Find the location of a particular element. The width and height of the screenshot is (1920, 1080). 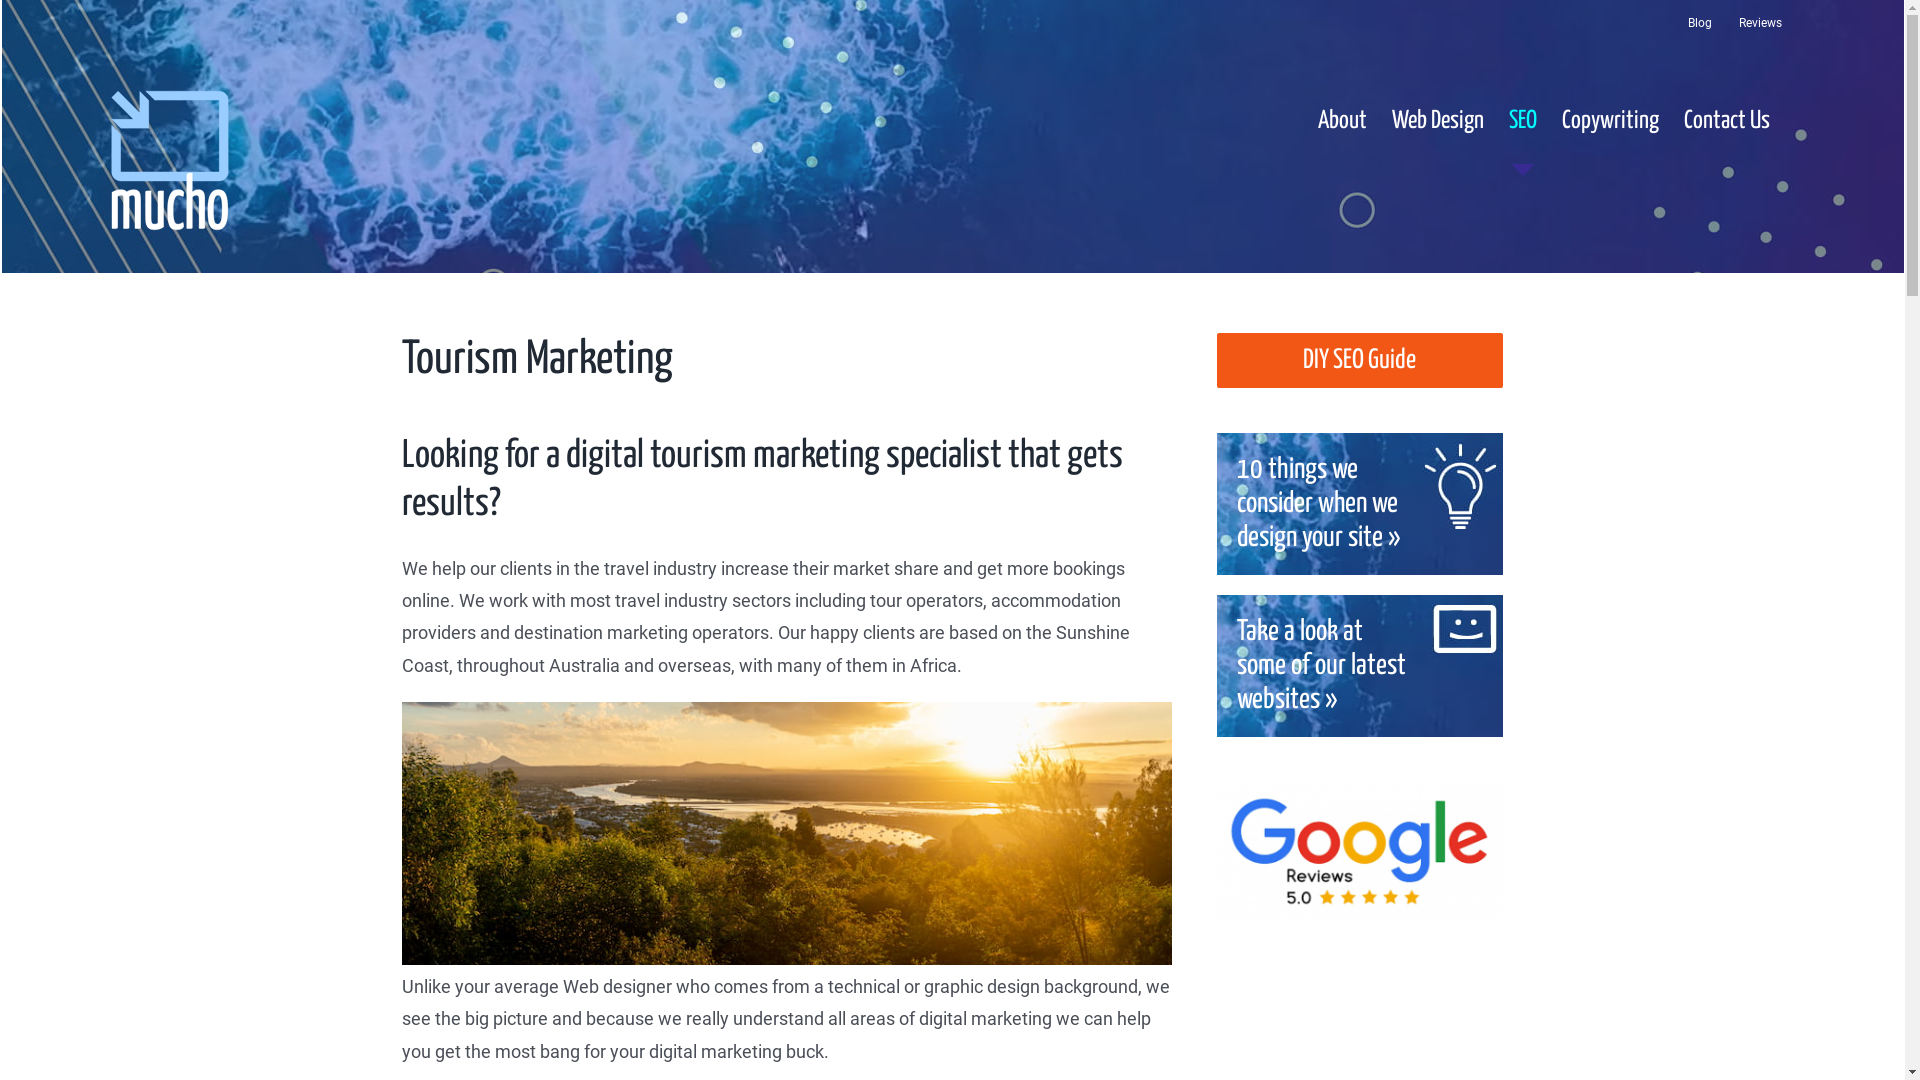

'Web Design' is located at coordinates (1437, 120).